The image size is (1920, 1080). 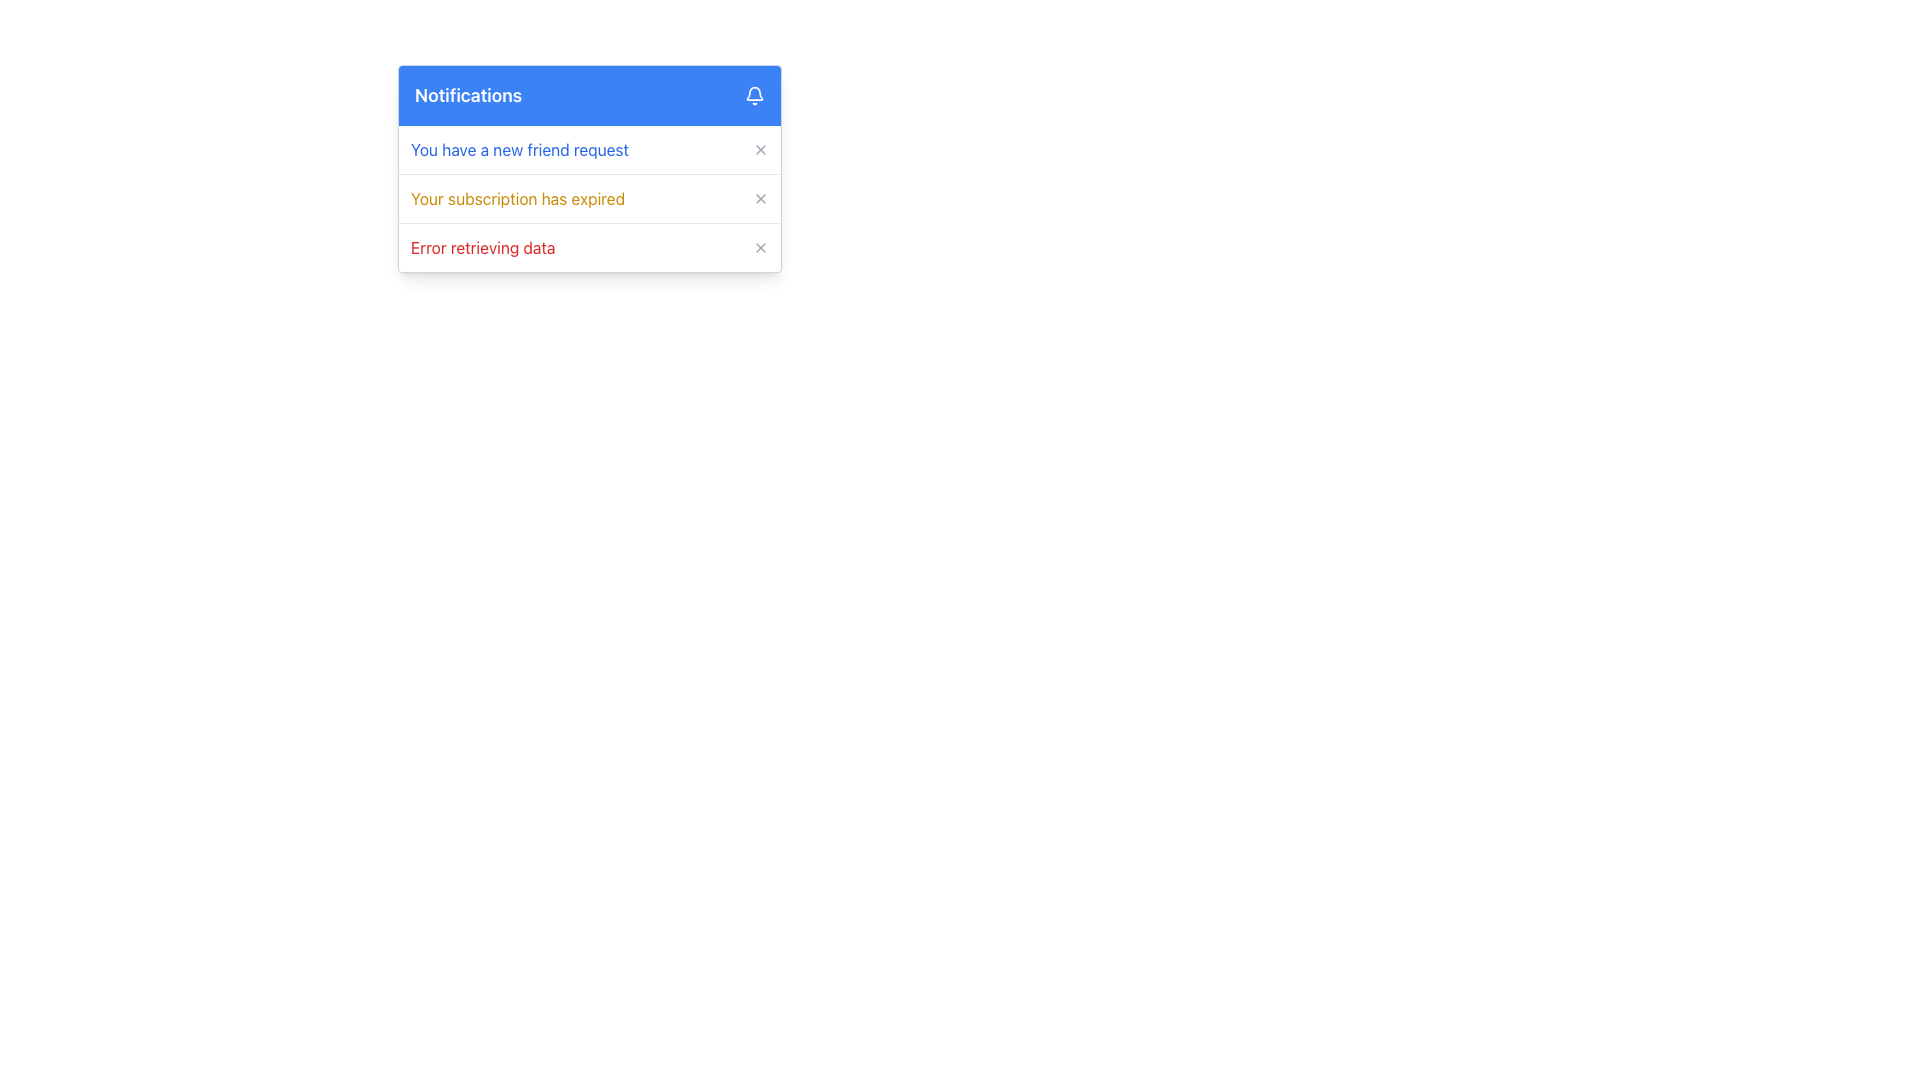 I want to click on the blue-colored text label that reads 'You have a new friend request.' located within the notification card under the 'Notifications' heading, so click(x=519, y=149).